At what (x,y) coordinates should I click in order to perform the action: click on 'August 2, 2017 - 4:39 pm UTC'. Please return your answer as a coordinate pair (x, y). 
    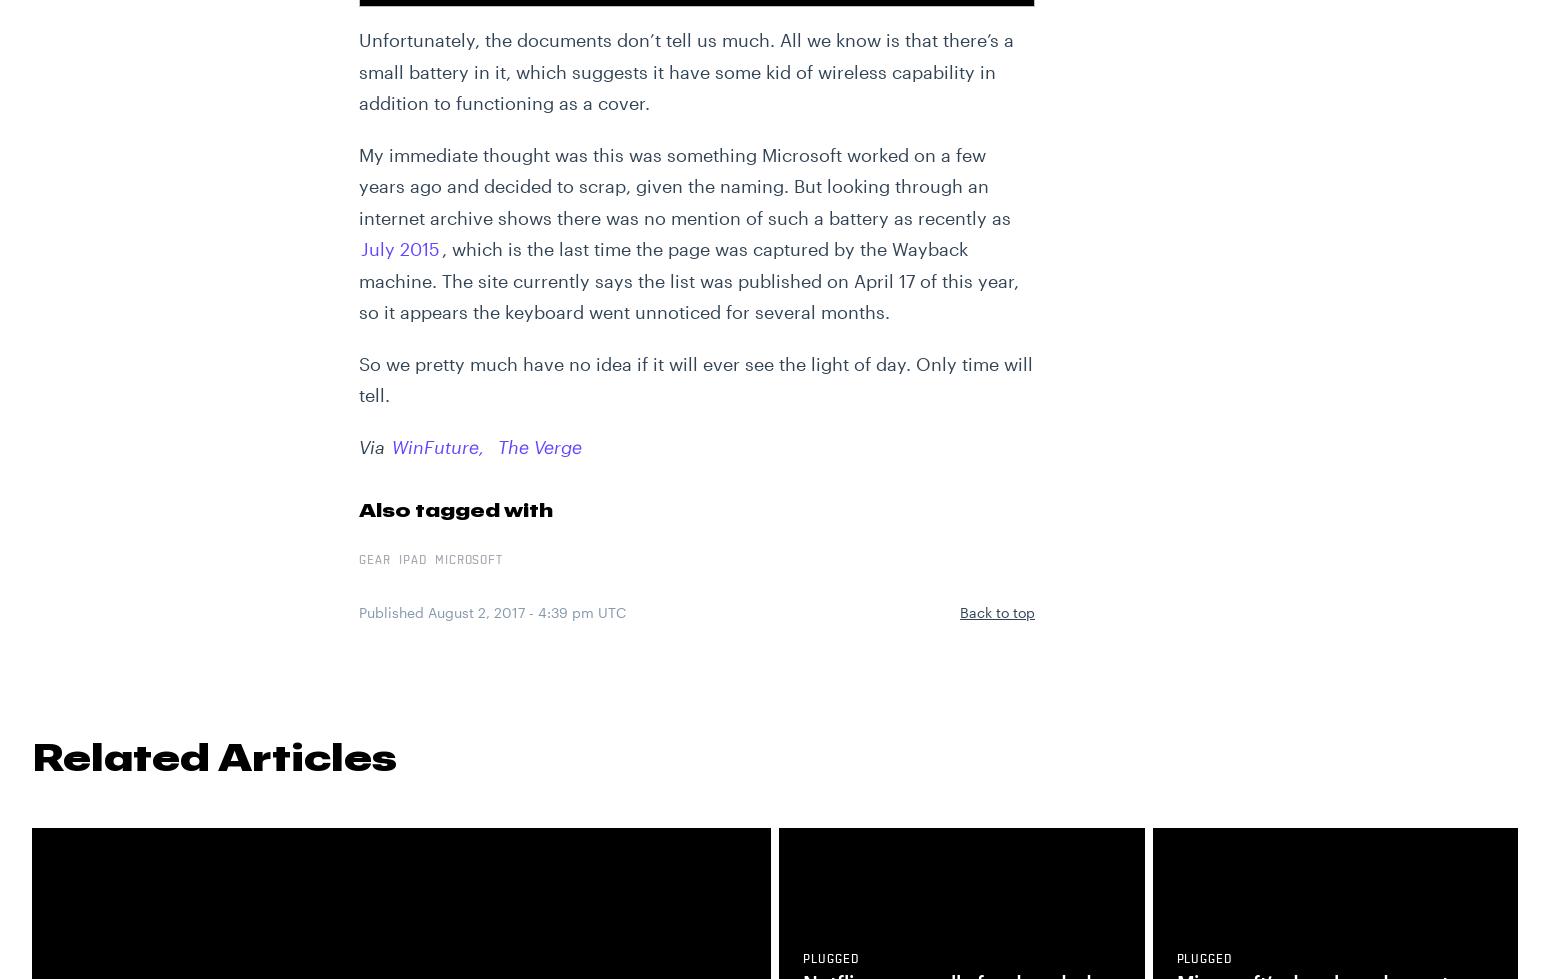
    Looking at the image, I should click on (526, 611).